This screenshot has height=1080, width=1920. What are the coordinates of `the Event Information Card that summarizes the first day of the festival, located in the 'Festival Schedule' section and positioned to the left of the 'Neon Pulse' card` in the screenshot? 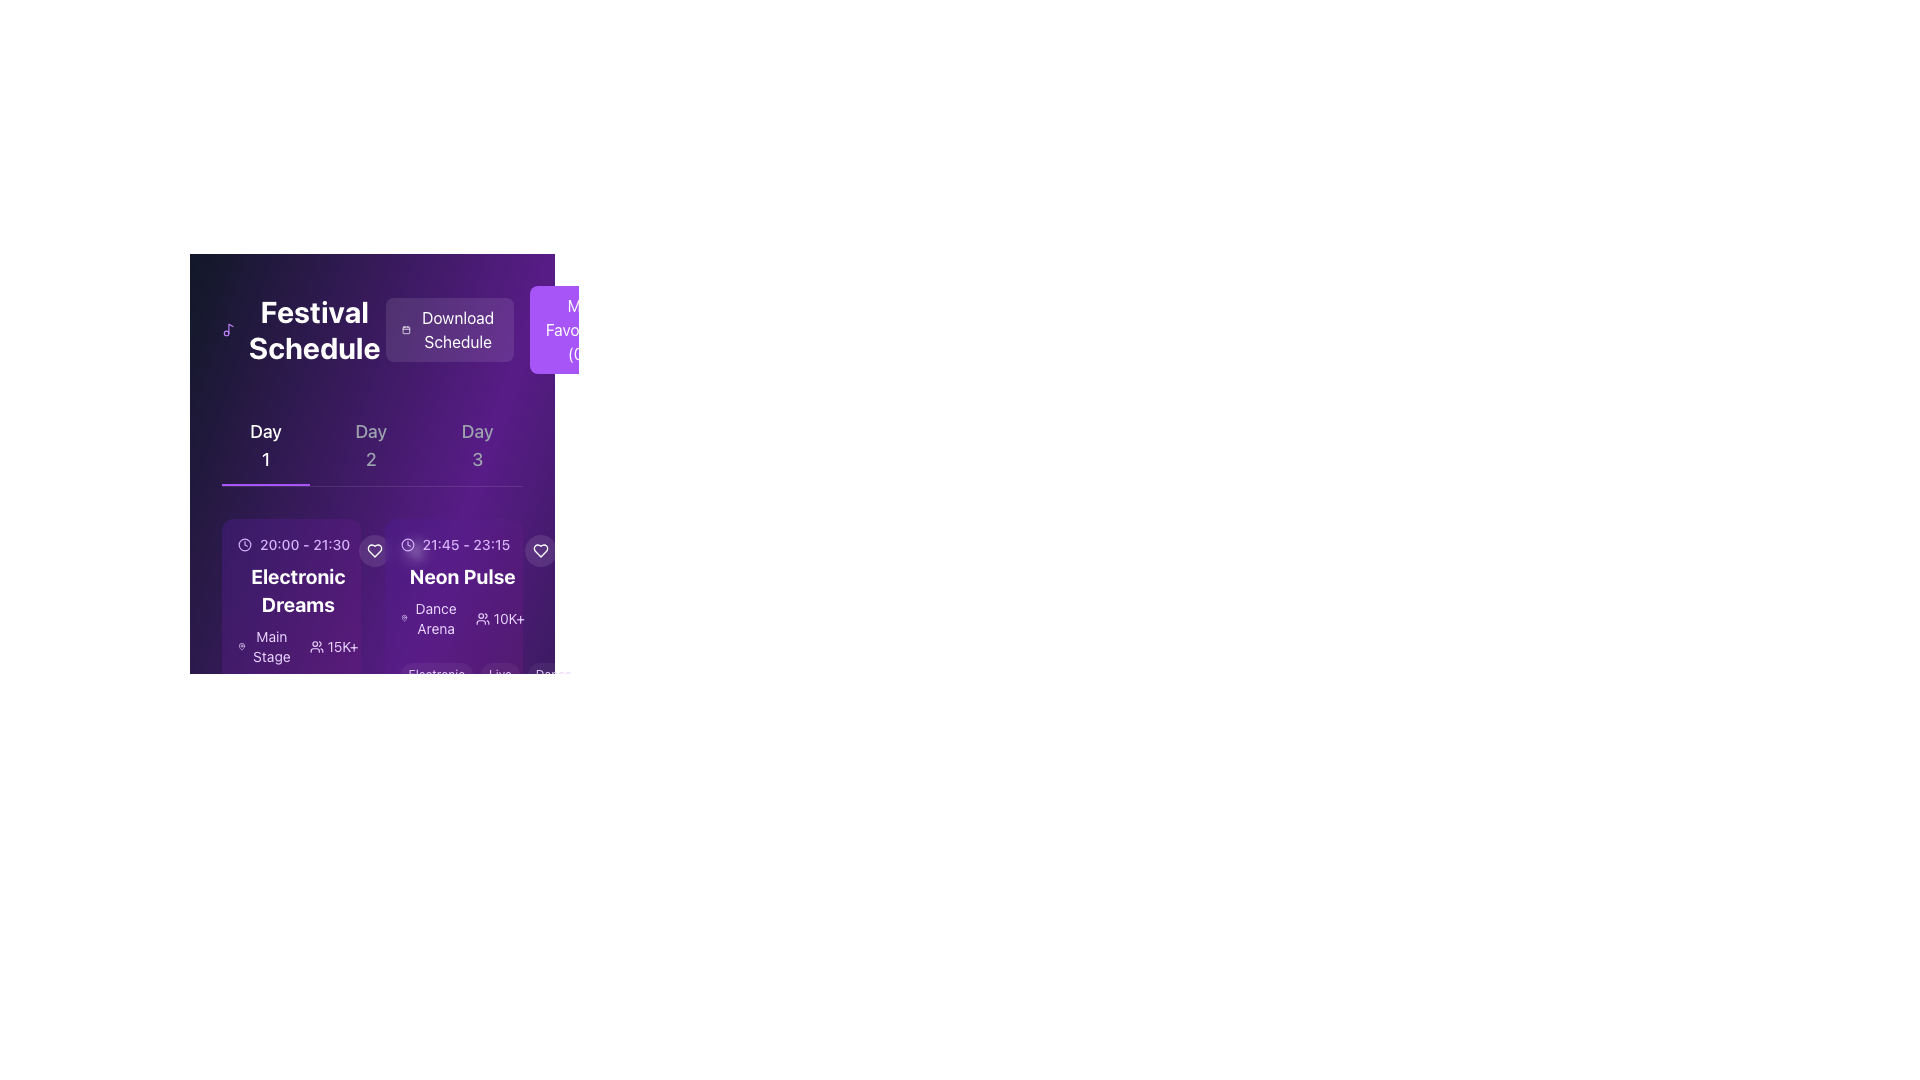 It's located at (290, 600).